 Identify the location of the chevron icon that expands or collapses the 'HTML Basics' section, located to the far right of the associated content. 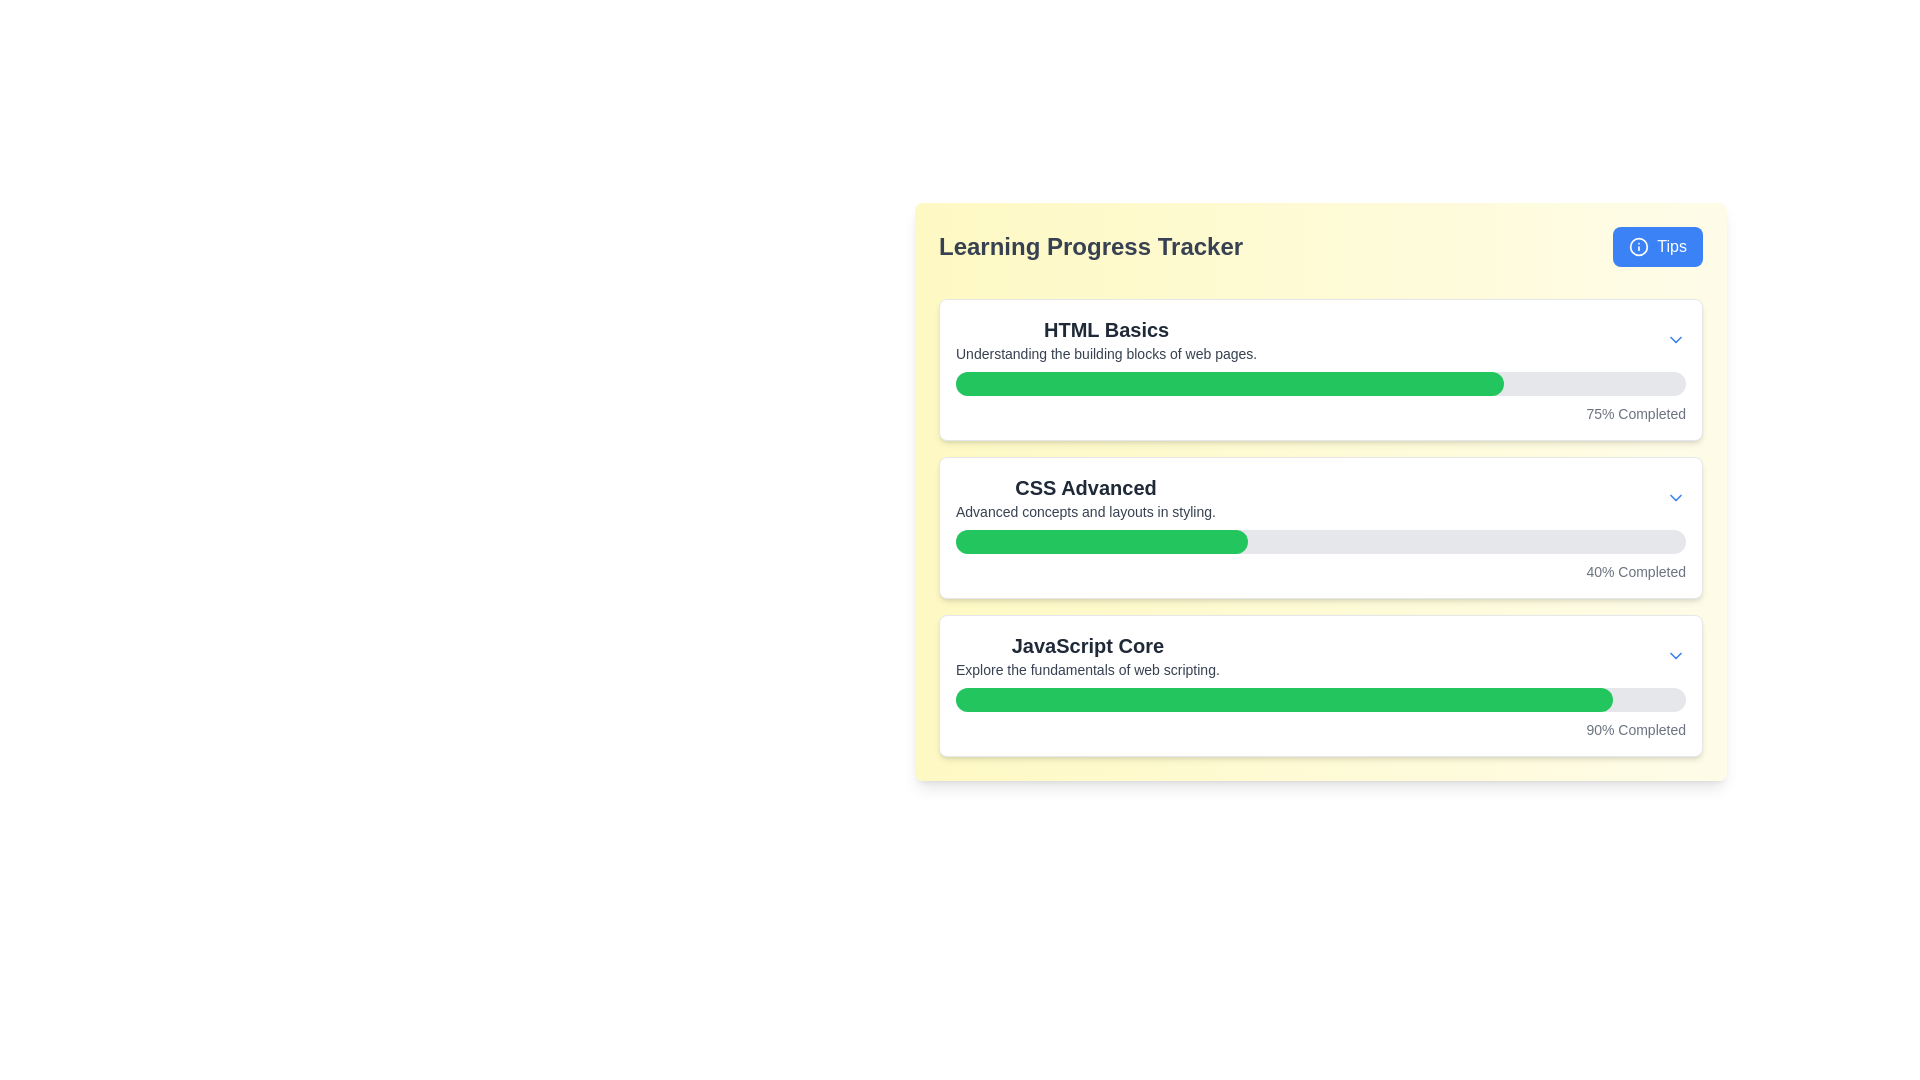
(1675, 338).